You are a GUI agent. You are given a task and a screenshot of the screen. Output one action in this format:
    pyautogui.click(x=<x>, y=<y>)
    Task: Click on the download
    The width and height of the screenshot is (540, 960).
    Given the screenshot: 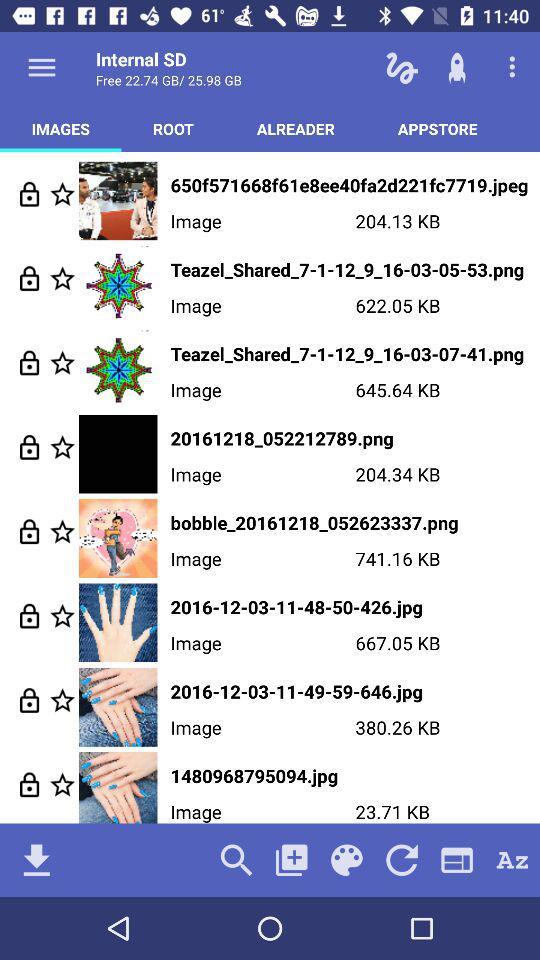 What is the action you would take?
    pyautogui.click(x=36, y=859)
    